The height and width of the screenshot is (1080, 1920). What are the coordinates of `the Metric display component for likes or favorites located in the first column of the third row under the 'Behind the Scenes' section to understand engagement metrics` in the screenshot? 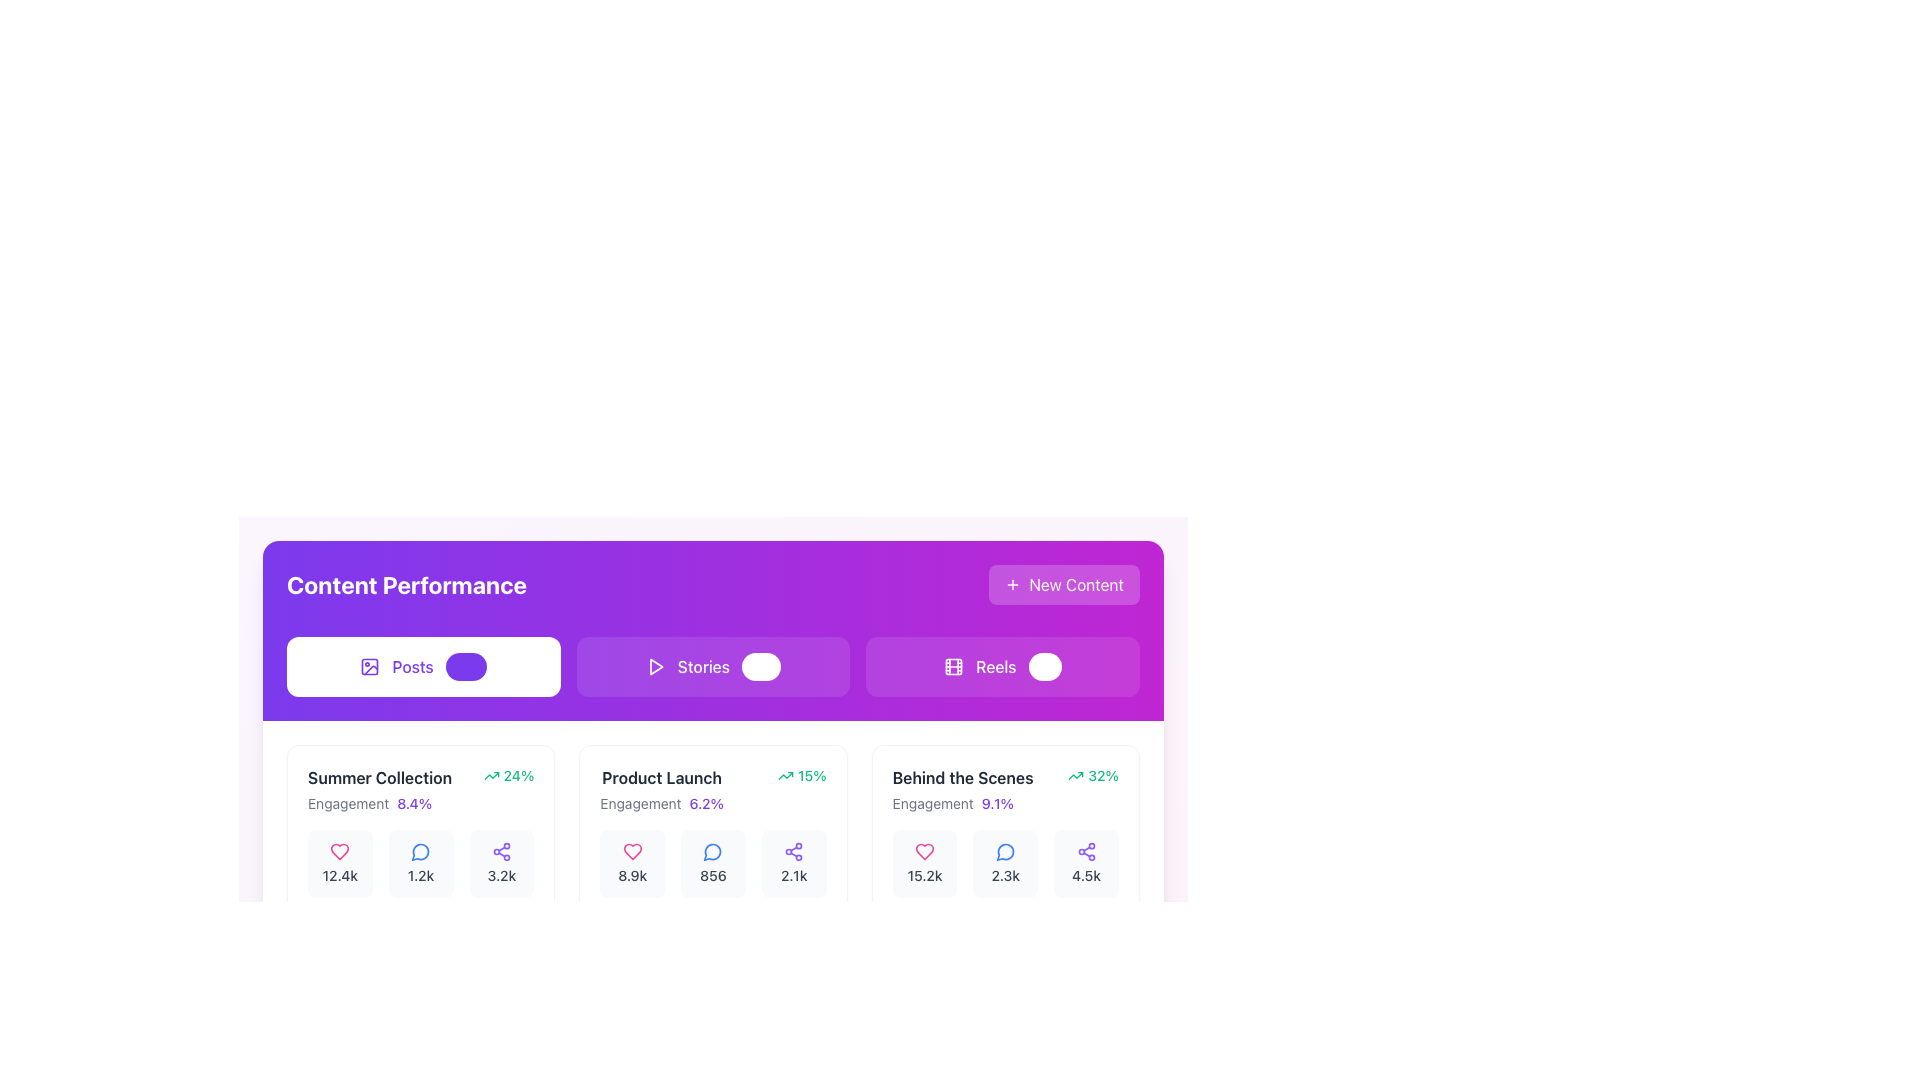 It's located at (924, 863).